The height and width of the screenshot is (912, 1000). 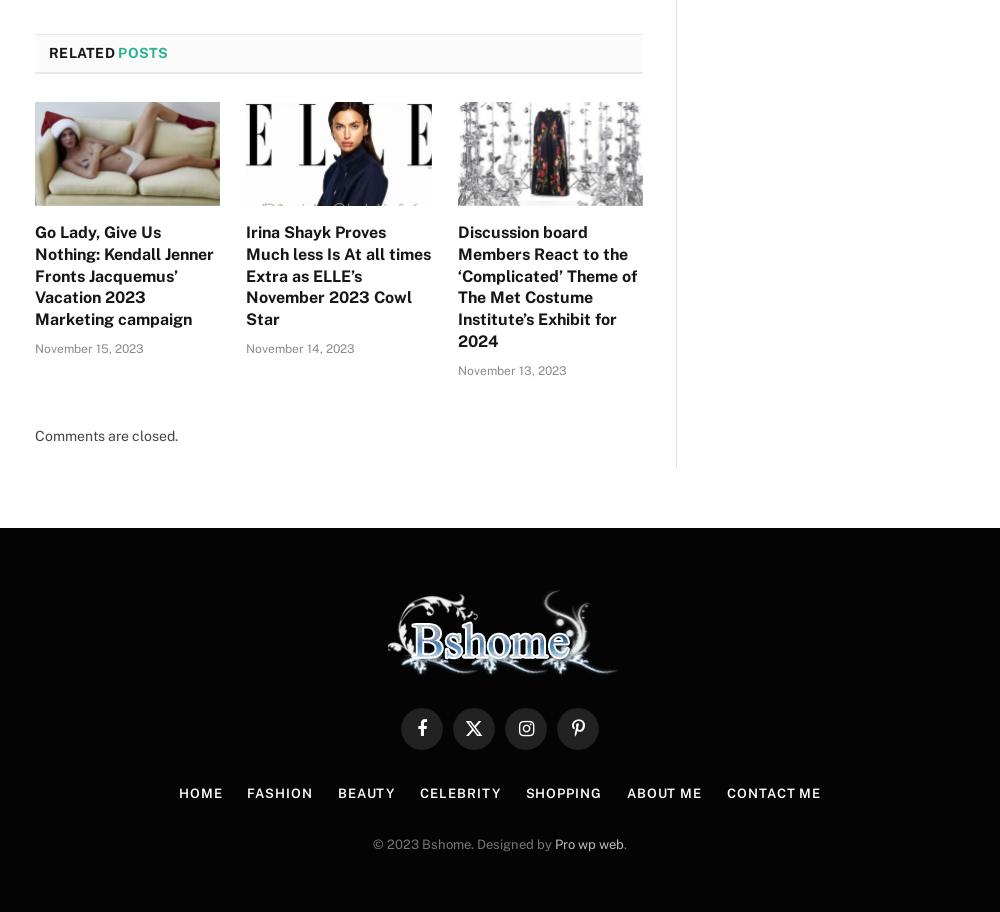 What do you see at coordinates (199, 793) in the screenshot?
I see `'Home'` at bounding box center [199, 793].